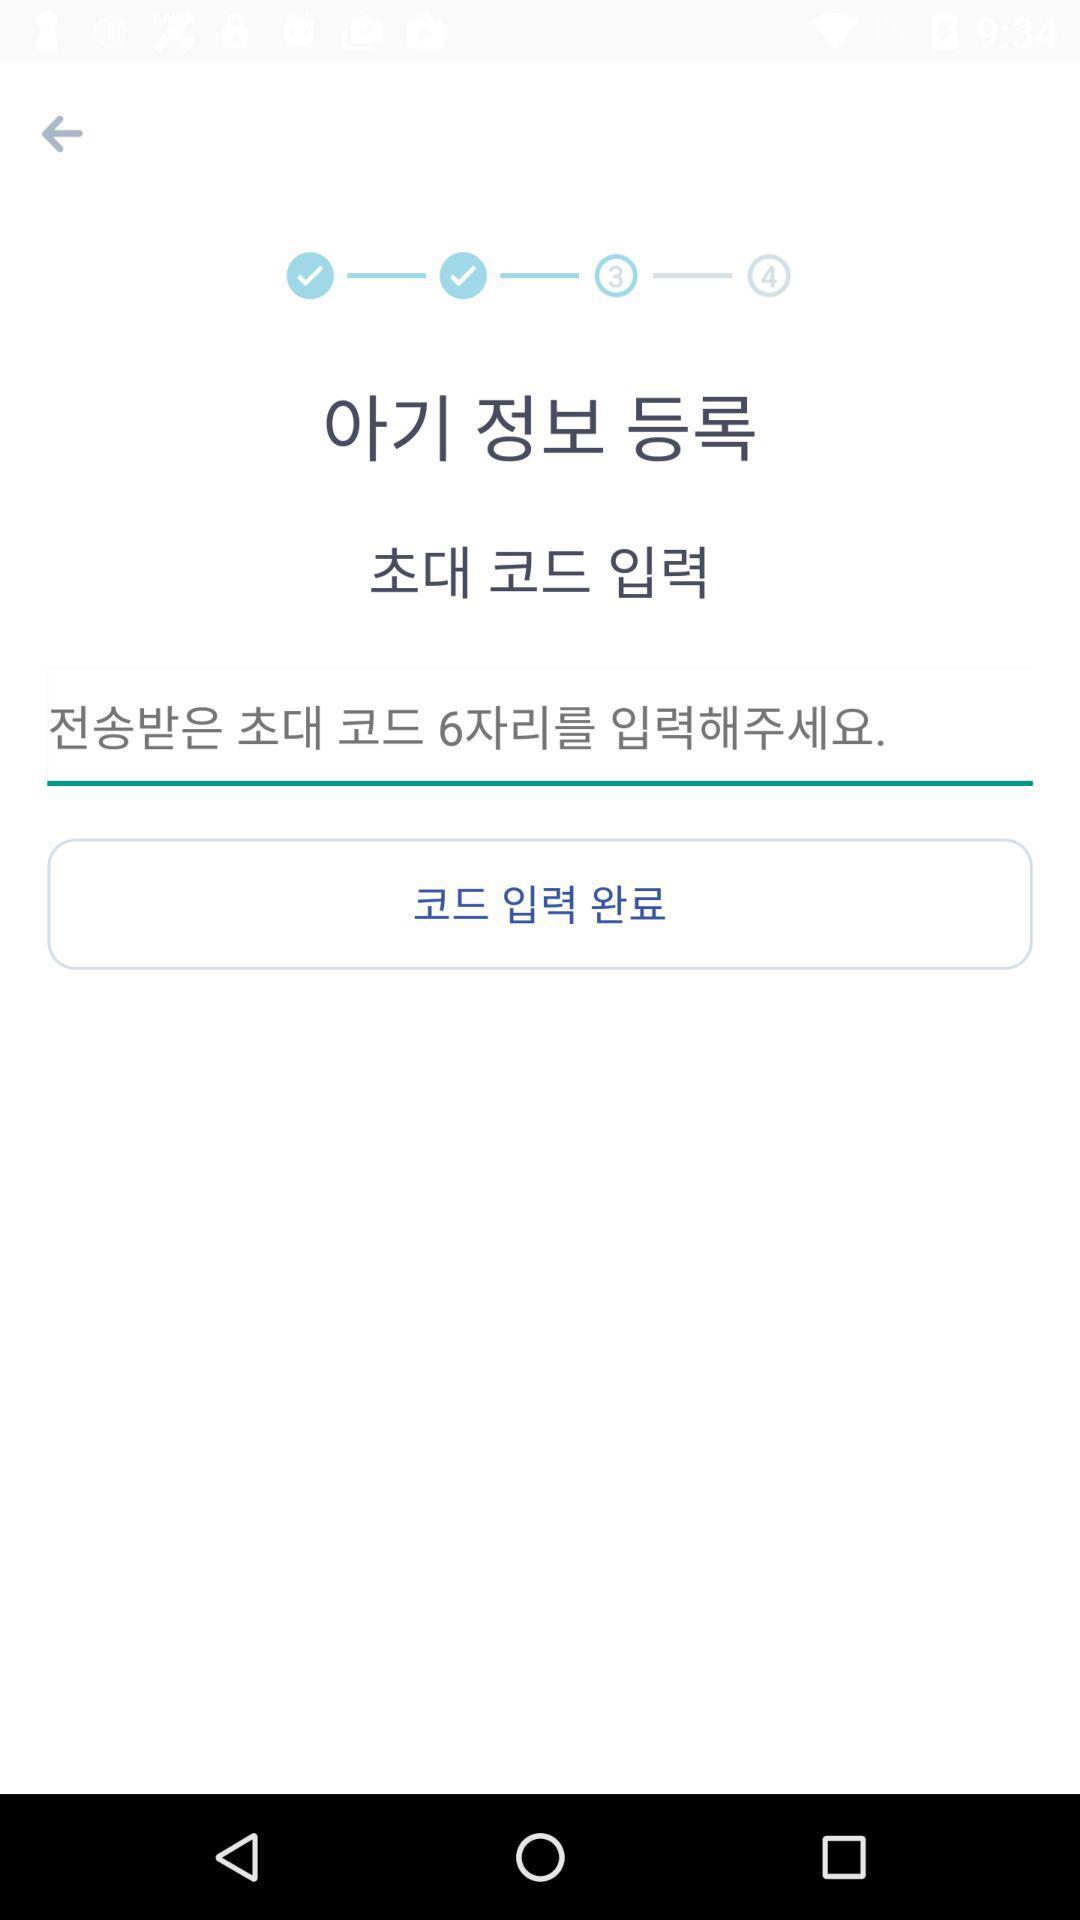 Image resolution: width=1080 pixels, height=1920 pixels. Describe the element at coordinates (56, 132) in the screenshot. I see `the arrow_backward icon` at that location.